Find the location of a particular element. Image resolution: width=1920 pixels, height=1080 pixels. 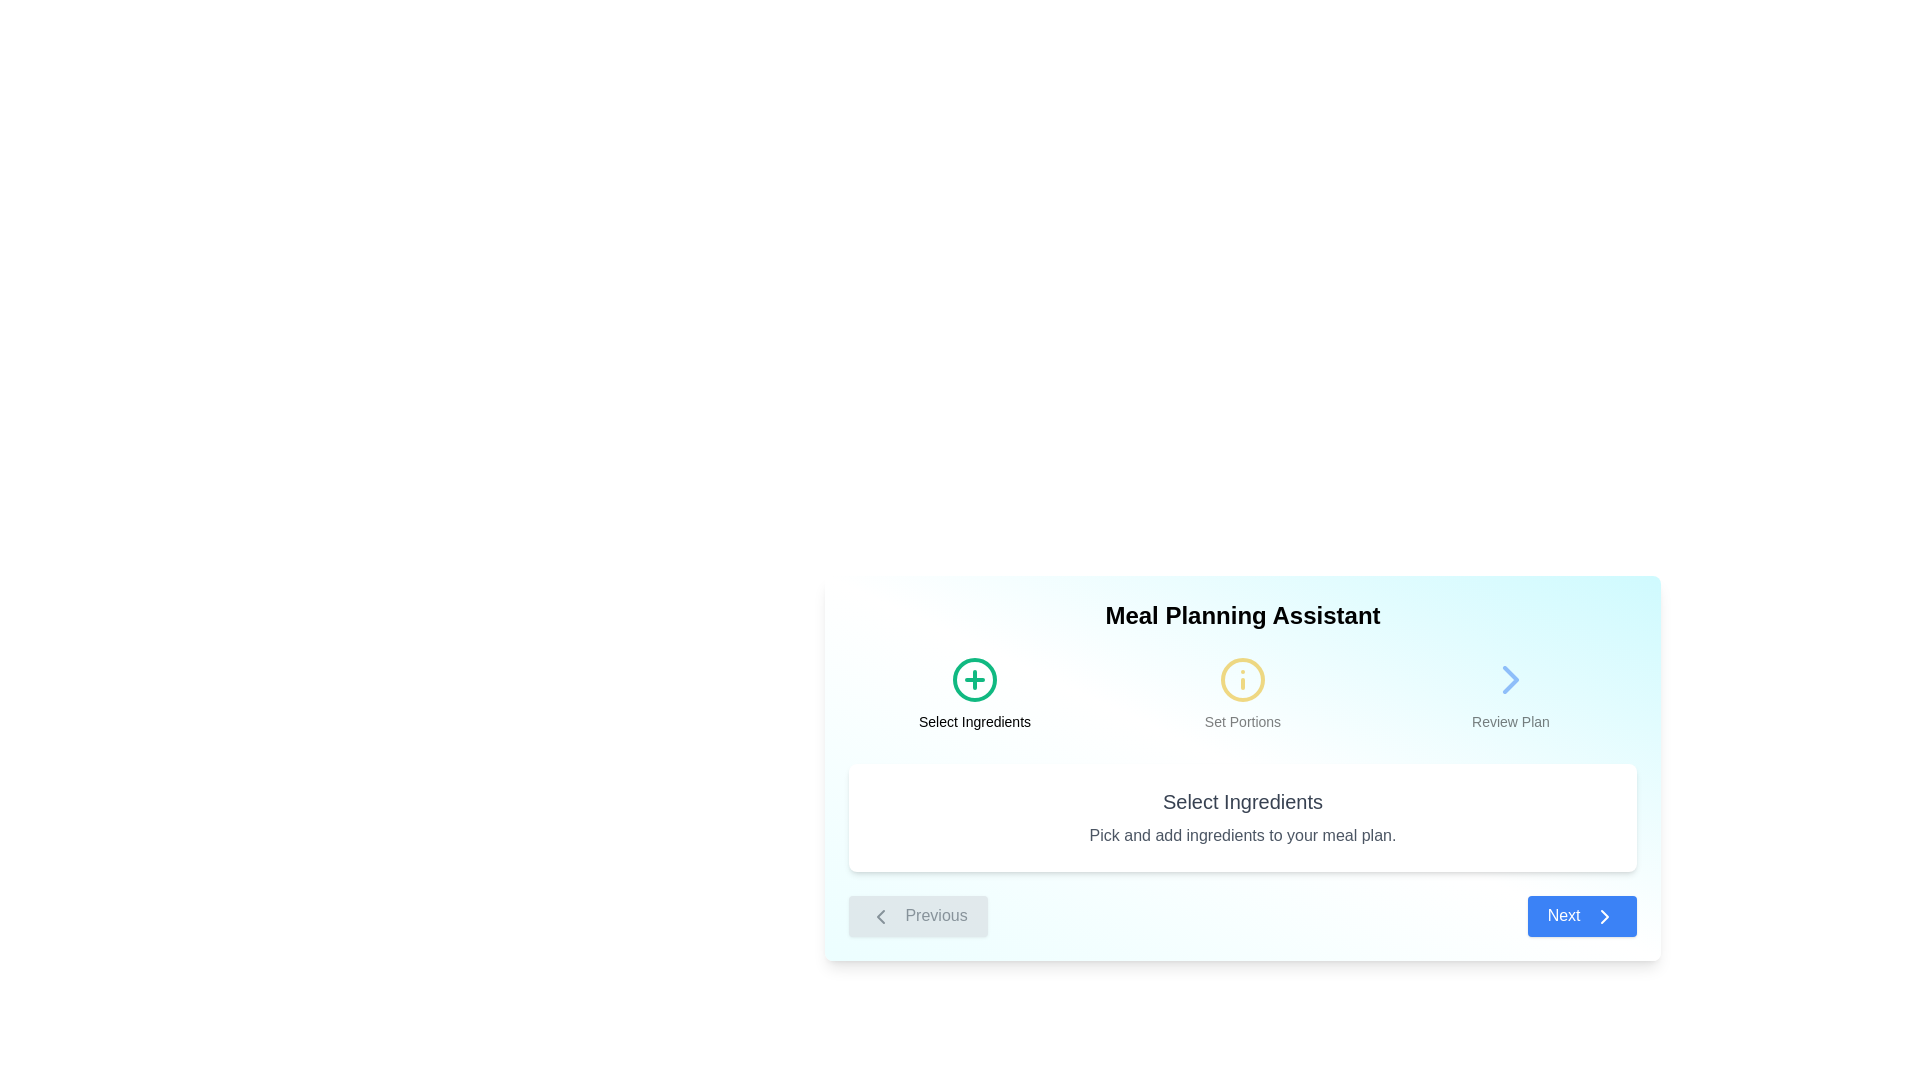

title text located at the top-center of the card component, which indicates the section for assisting users with meal planning is located at coordinates (1242, 615).